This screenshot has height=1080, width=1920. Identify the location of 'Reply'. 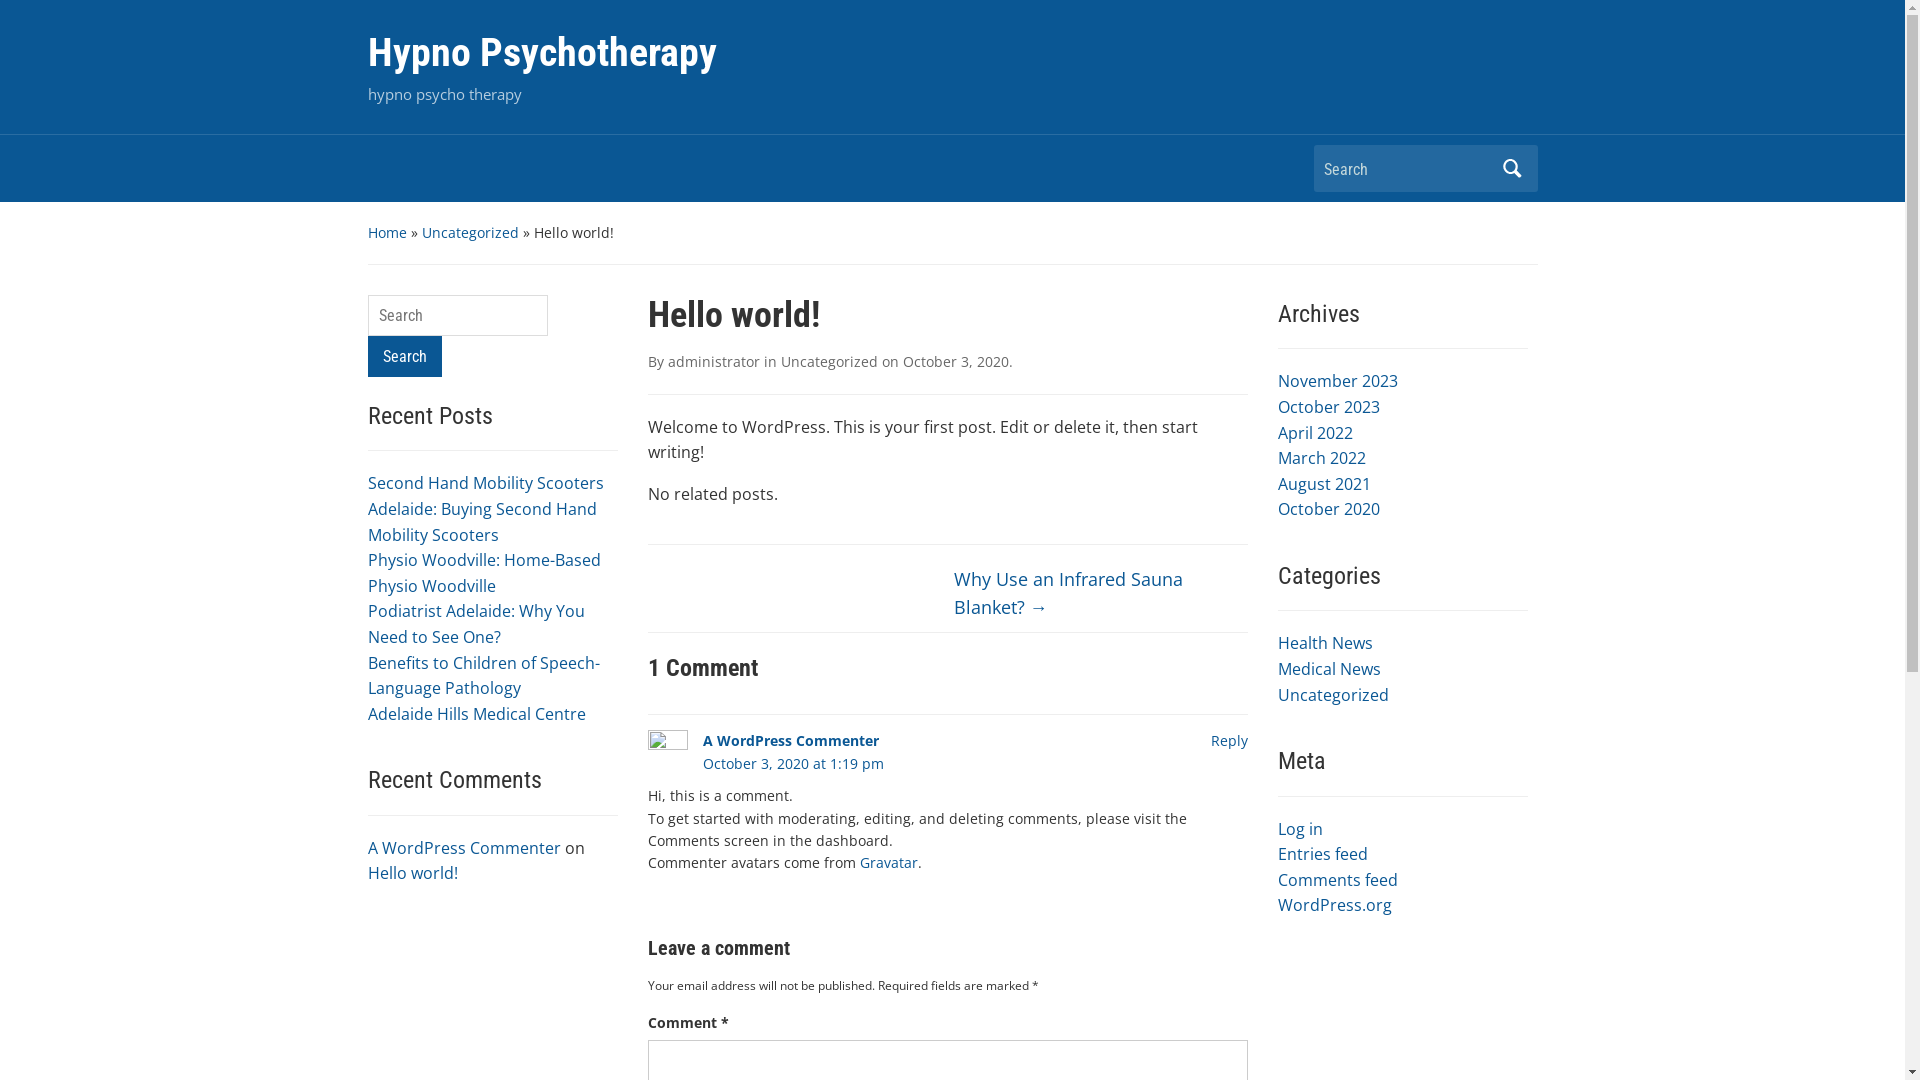
(1227, 740).